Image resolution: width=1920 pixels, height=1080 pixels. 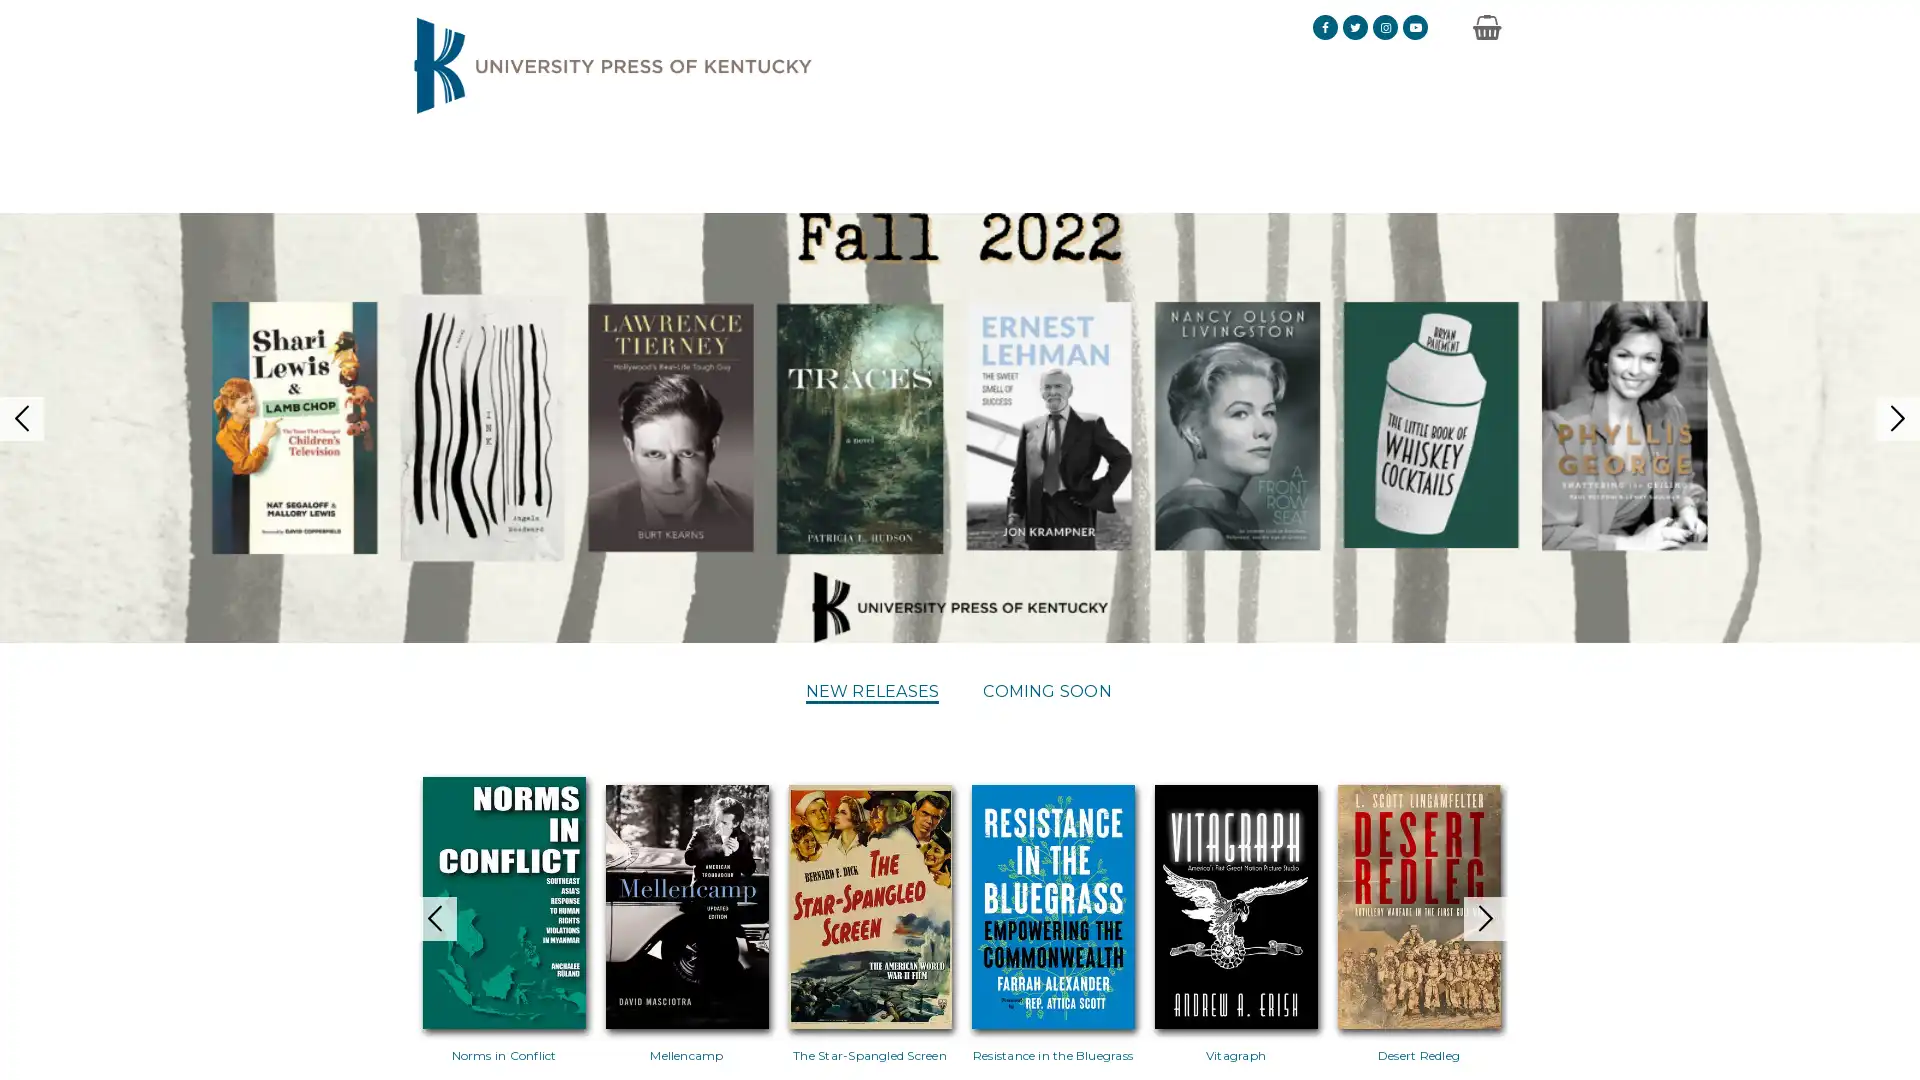 I want to click on Next, so click(x=1524, y=886).